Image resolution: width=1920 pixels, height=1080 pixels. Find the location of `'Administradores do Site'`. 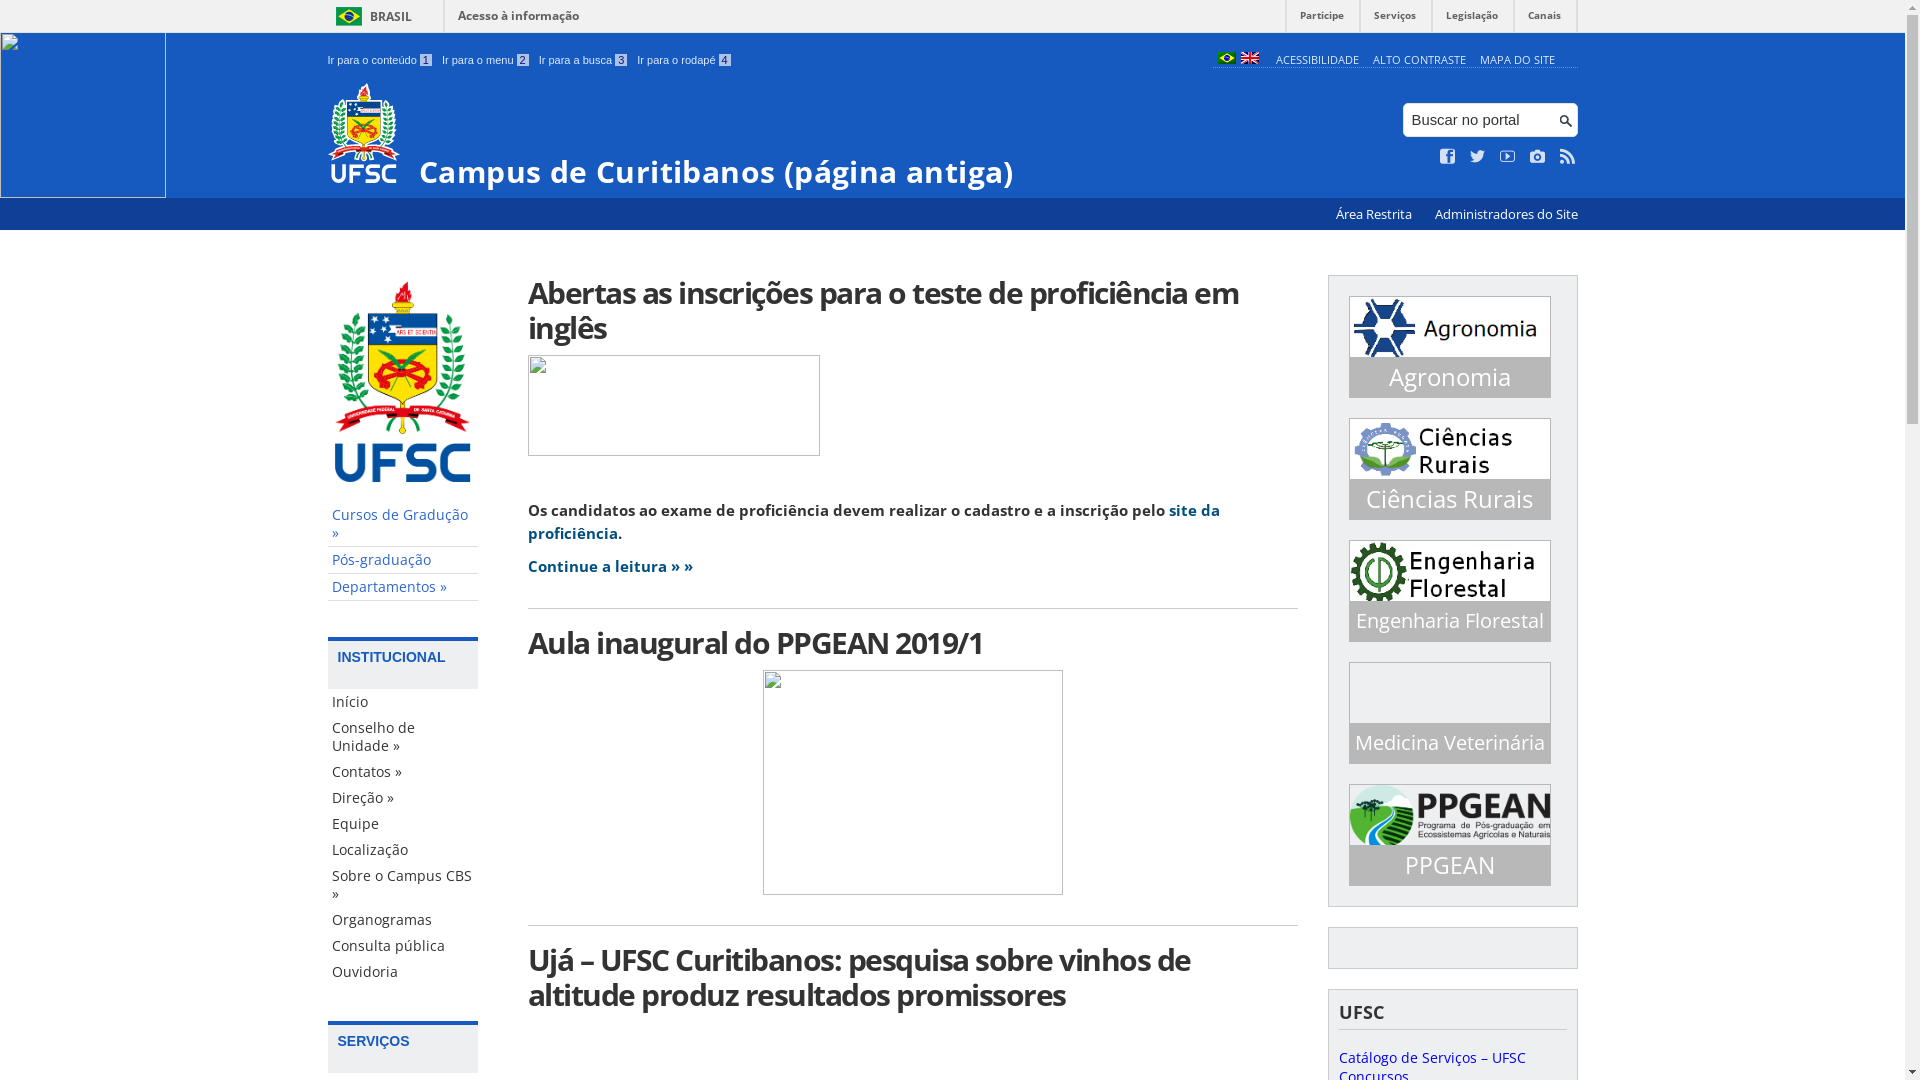

'Administradores do Site' is located at coordinates (1505, 214).